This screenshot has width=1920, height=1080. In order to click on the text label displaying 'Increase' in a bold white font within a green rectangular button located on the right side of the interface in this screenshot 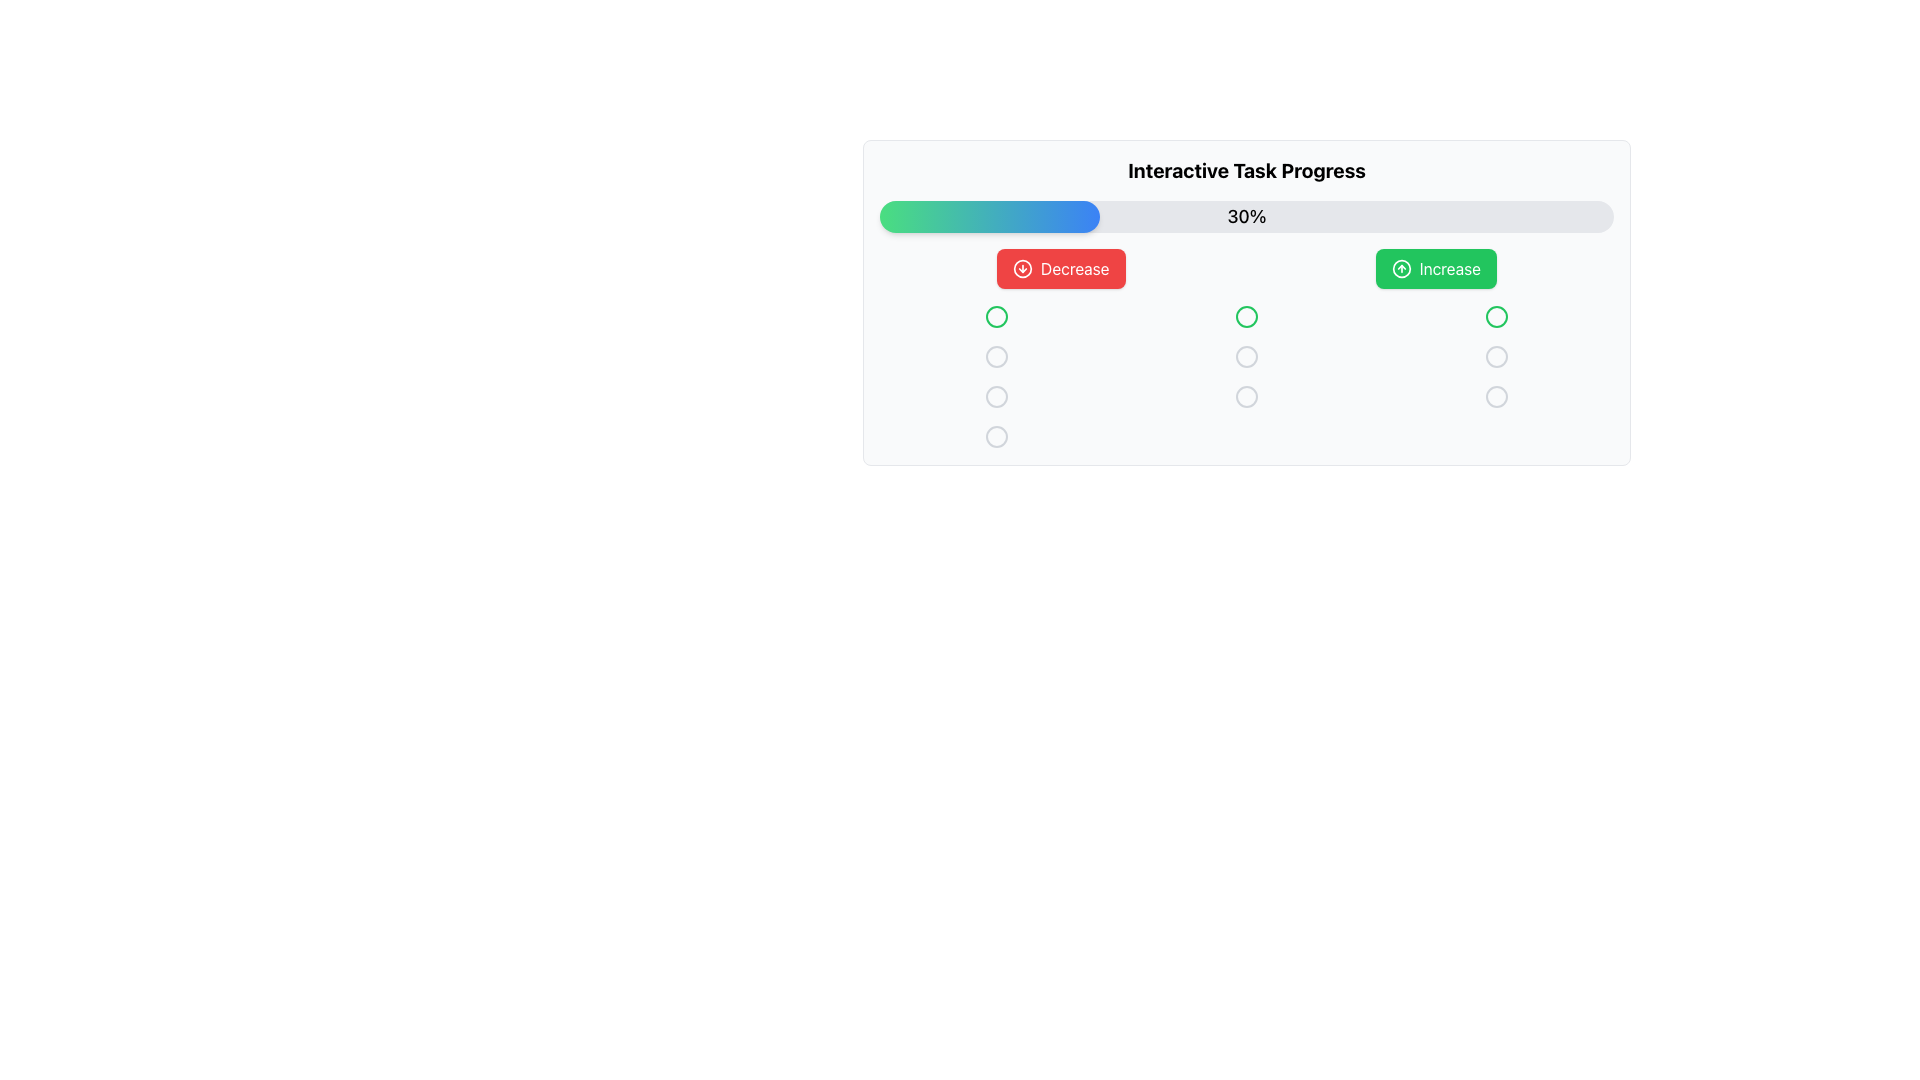, I will do `click(1450, 268)`.